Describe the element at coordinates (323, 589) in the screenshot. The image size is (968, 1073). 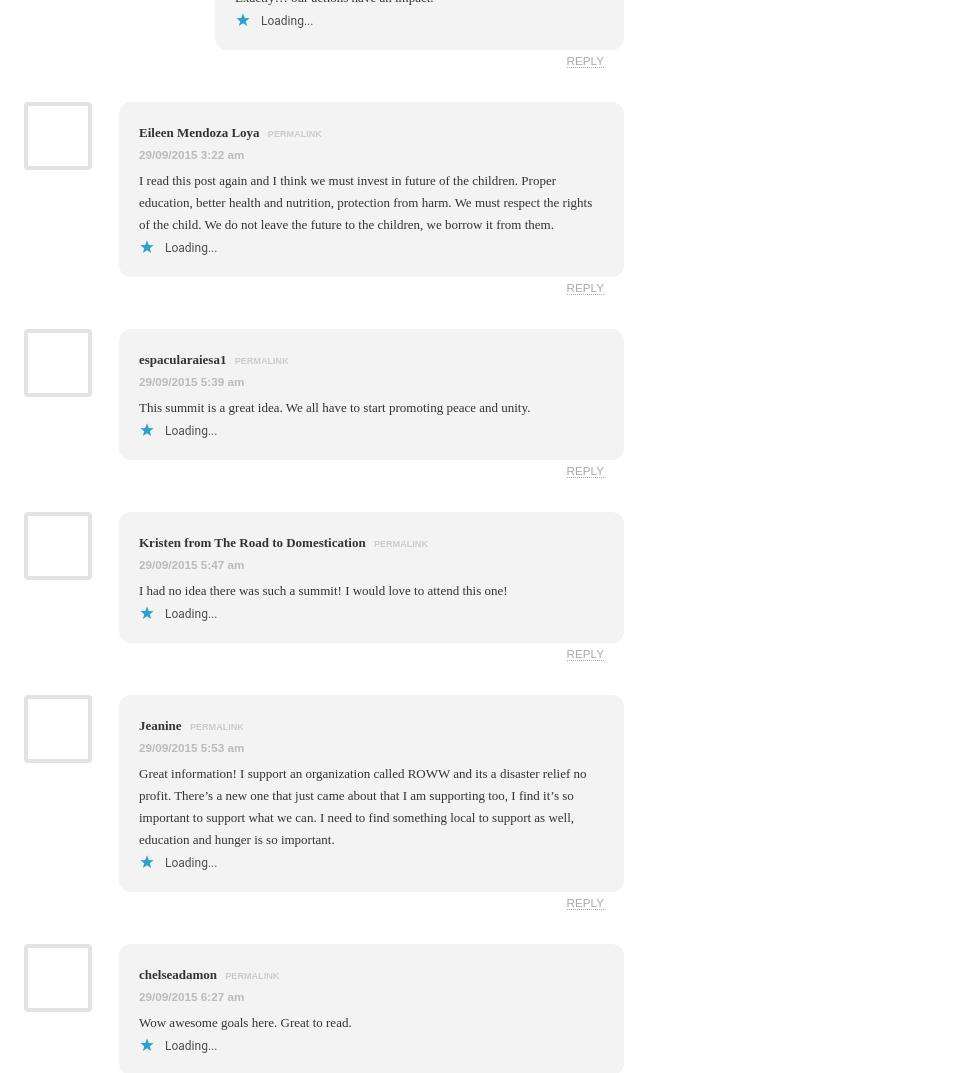
I see `'I had no idea there was such a summit! I would love to attend this one!'` at that location.